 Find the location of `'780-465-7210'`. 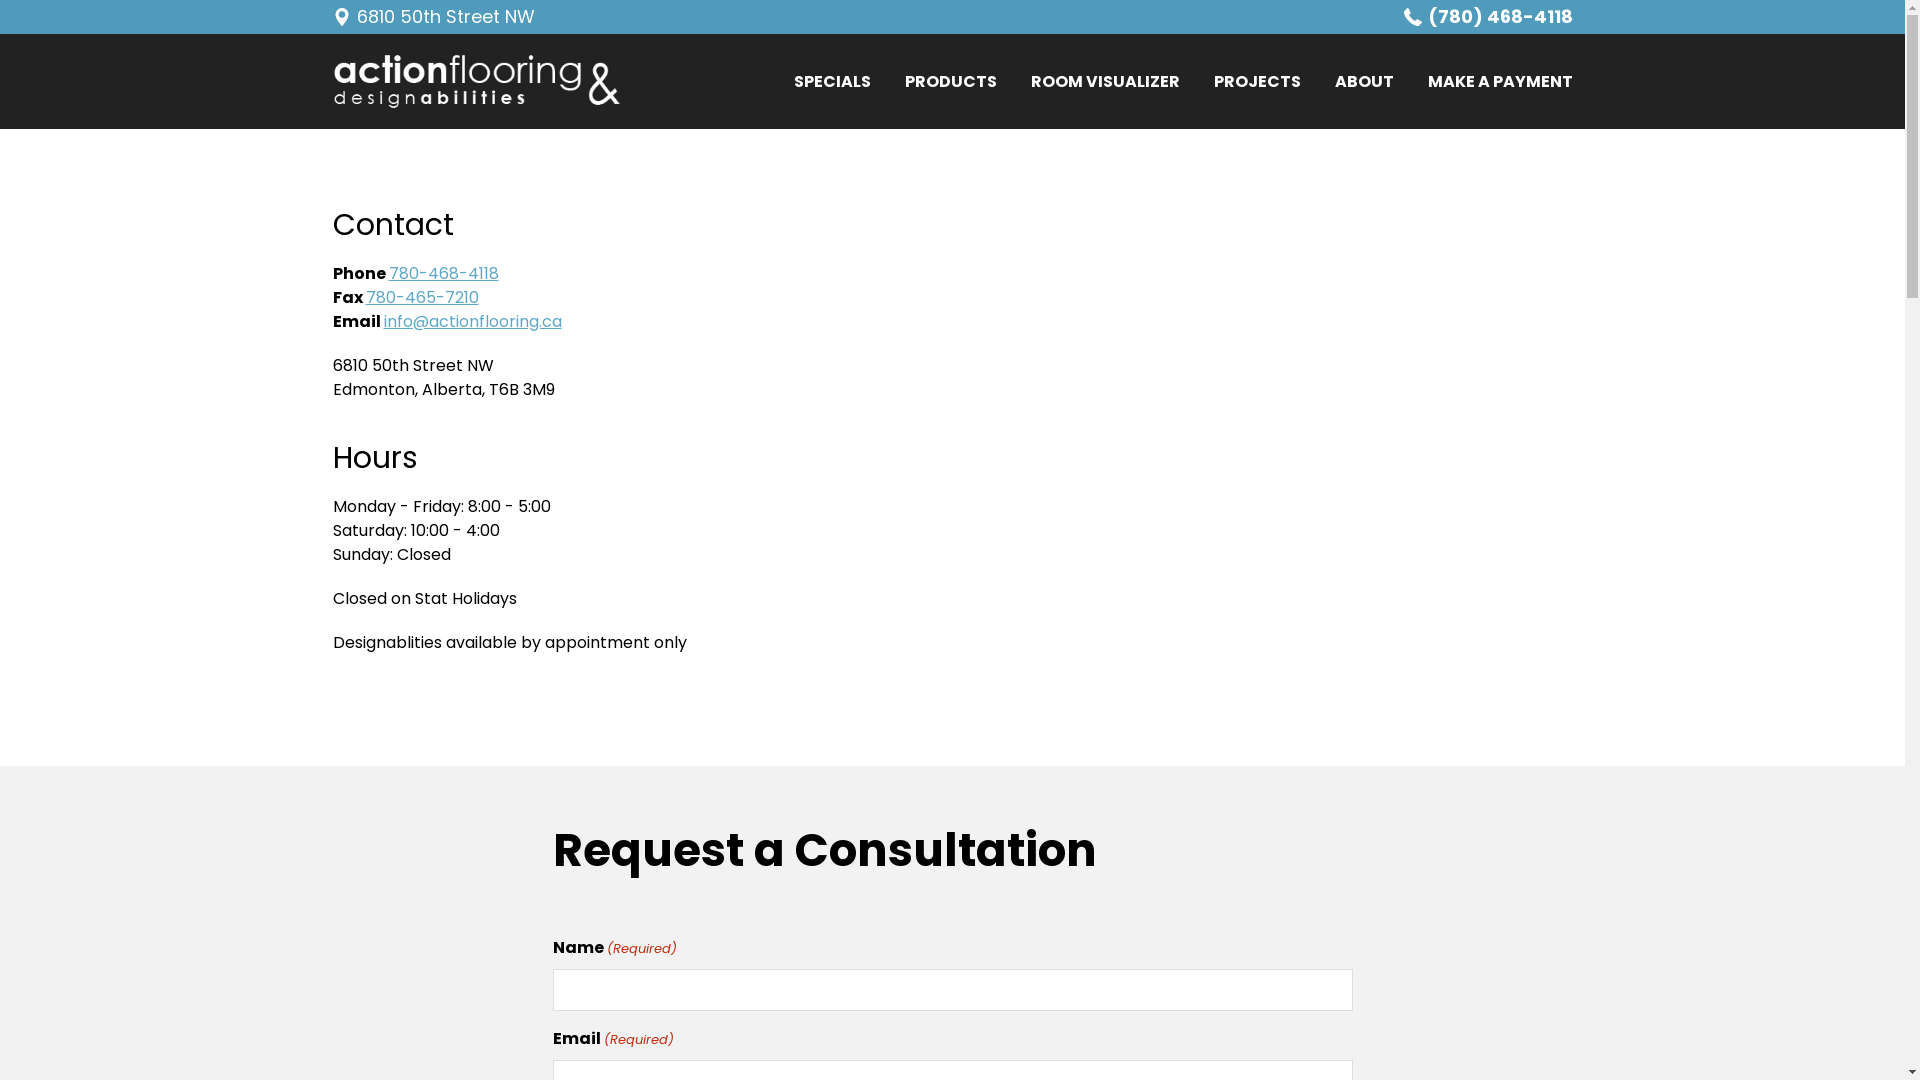

'780-465-7210' is located at coordinates (421, 297).